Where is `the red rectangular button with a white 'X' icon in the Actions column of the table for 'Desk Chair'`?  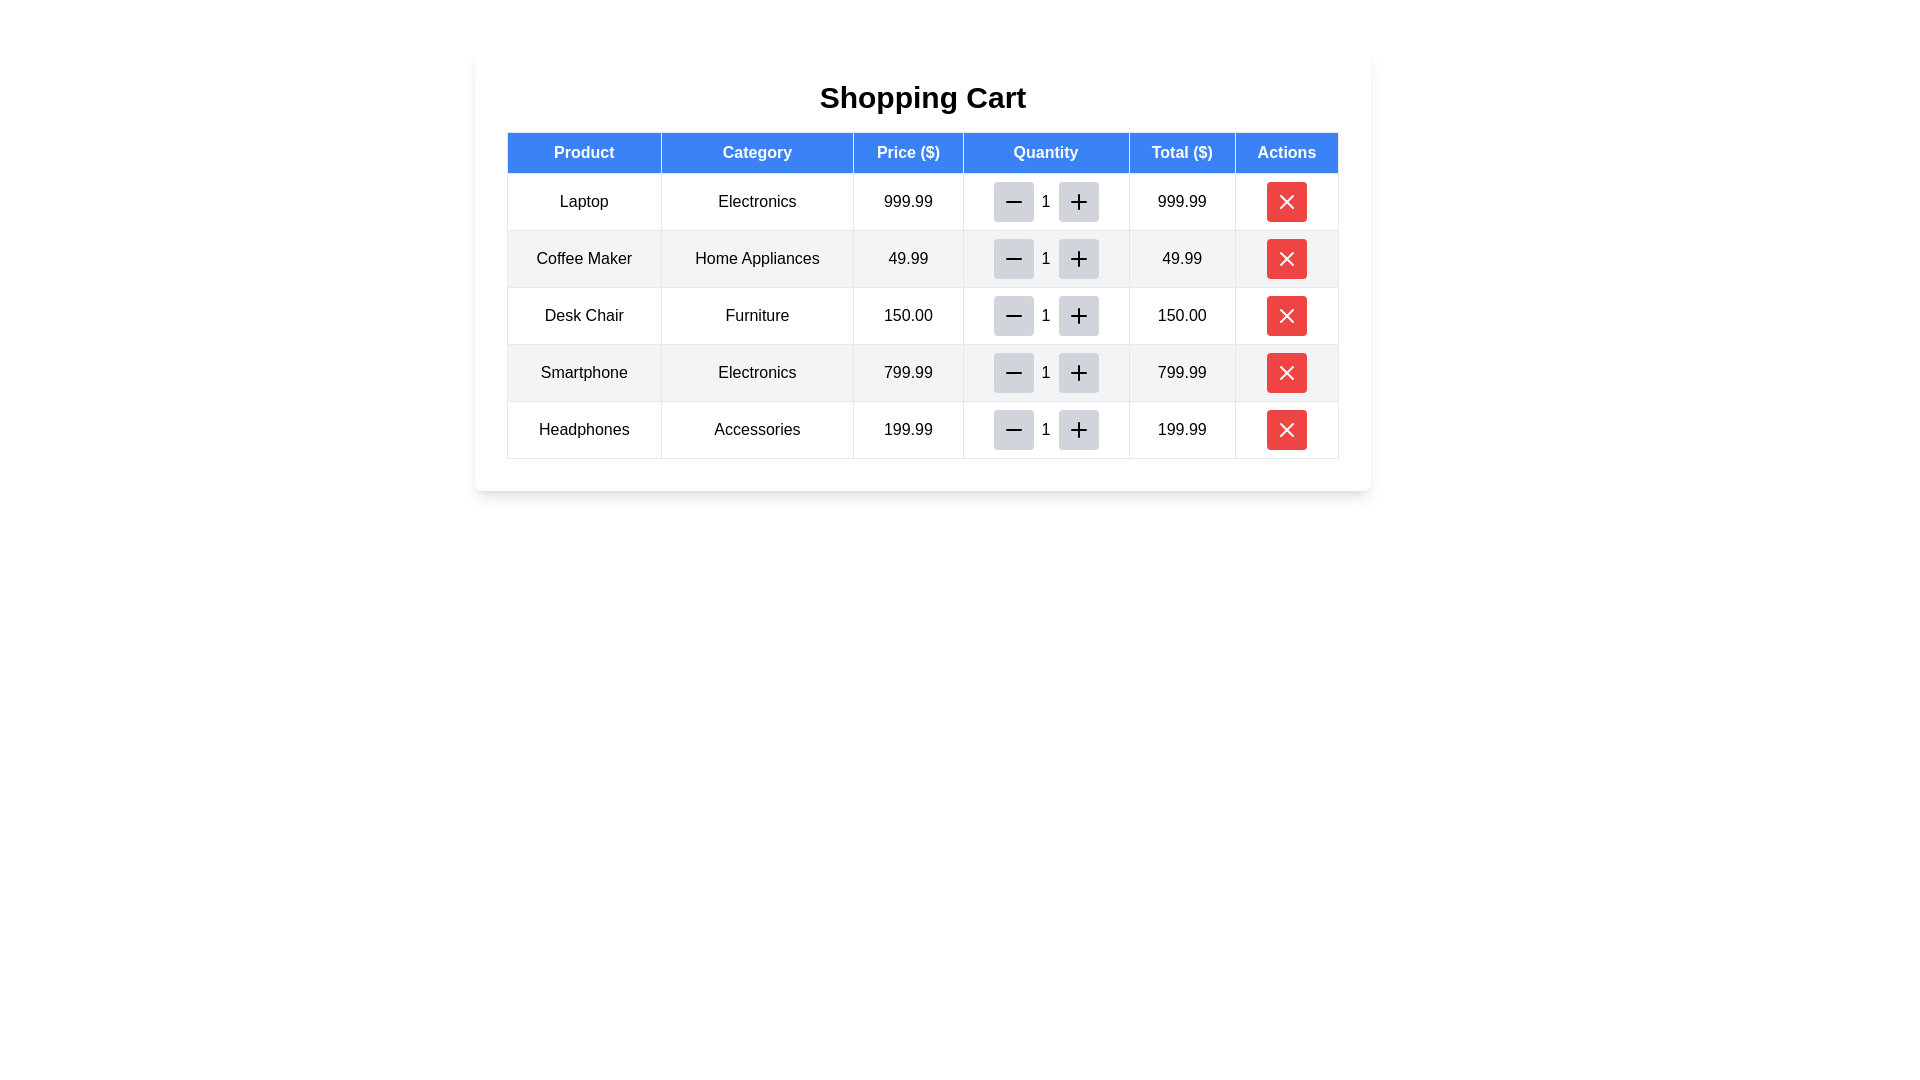 the red rectangular button with a white 'X' icon in the Actions column of the table for 'Desk Chair' is located at coordinates (1286, 315).